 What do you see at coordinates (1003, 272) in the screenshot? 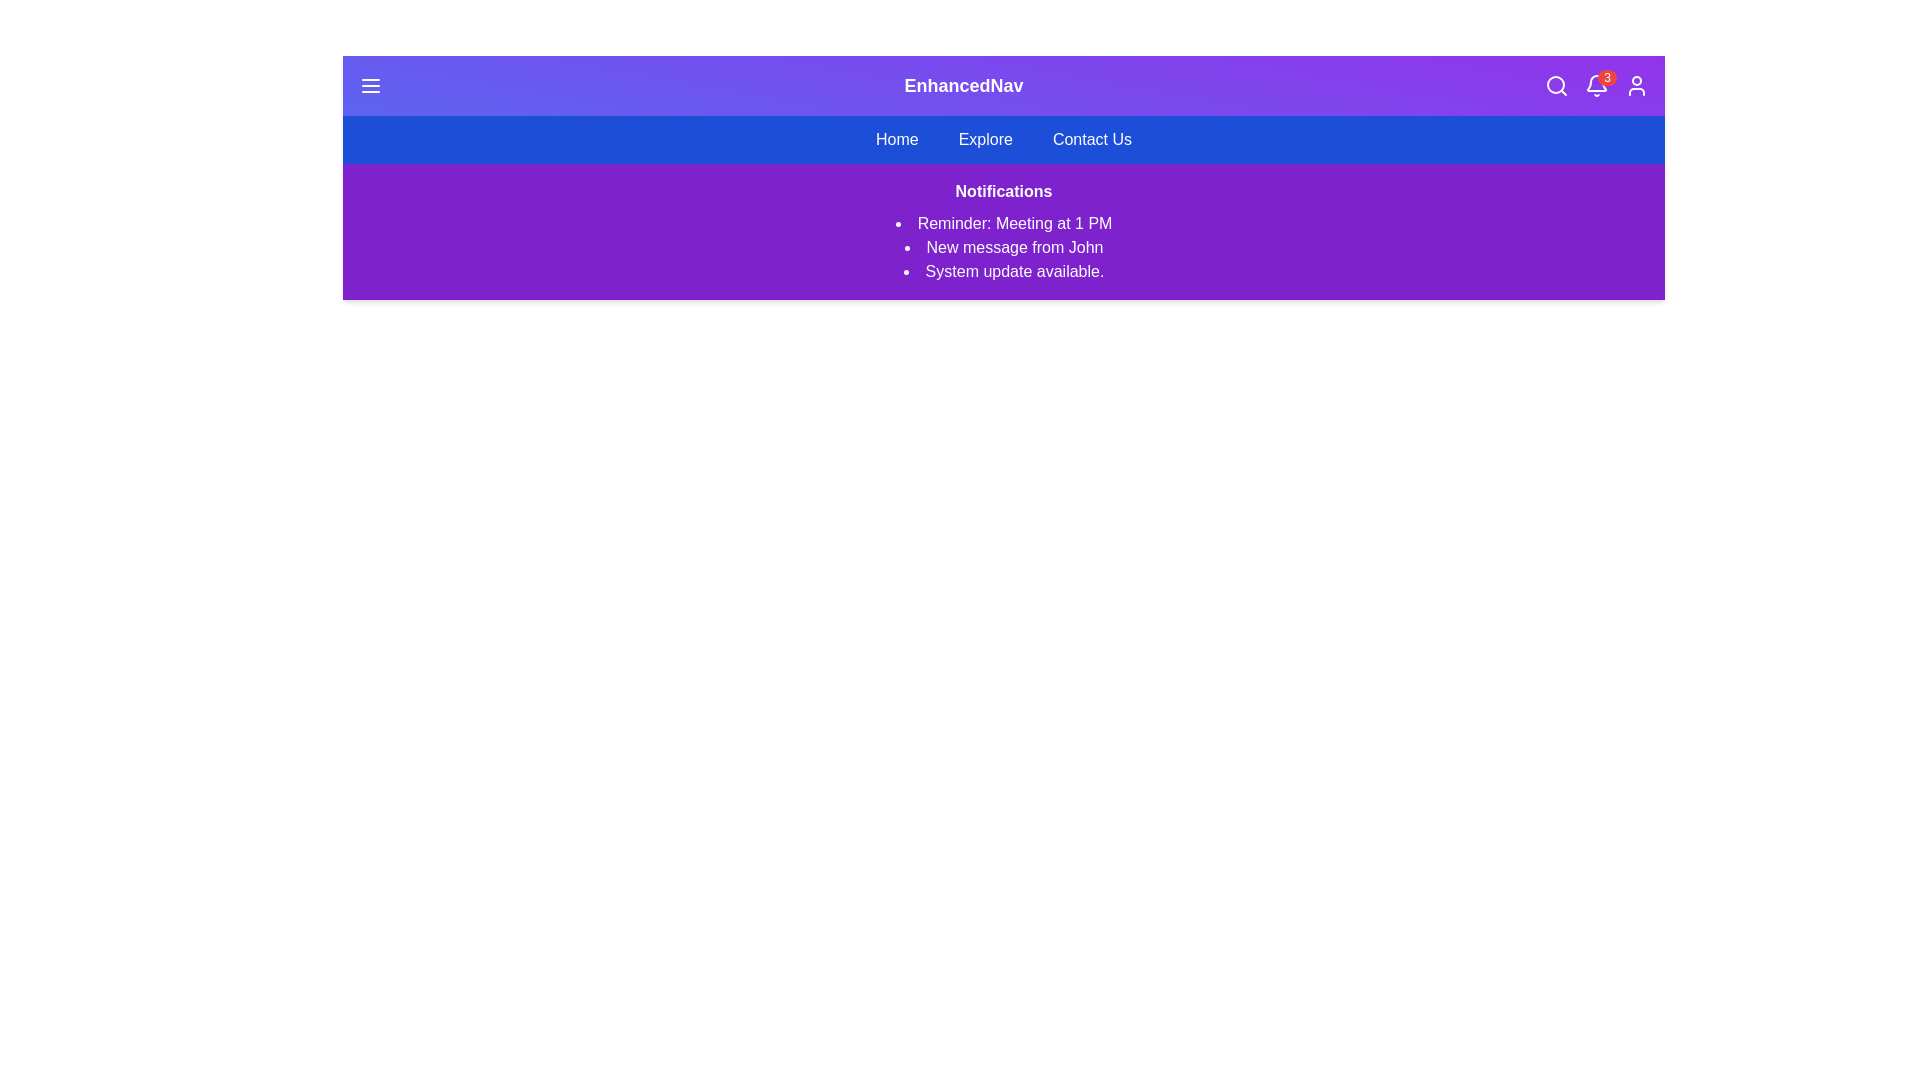
I see `notification information displayed as the third bullet in the 'Notifications' section, which informs users about a system update` at bounding box center [1003, 272].